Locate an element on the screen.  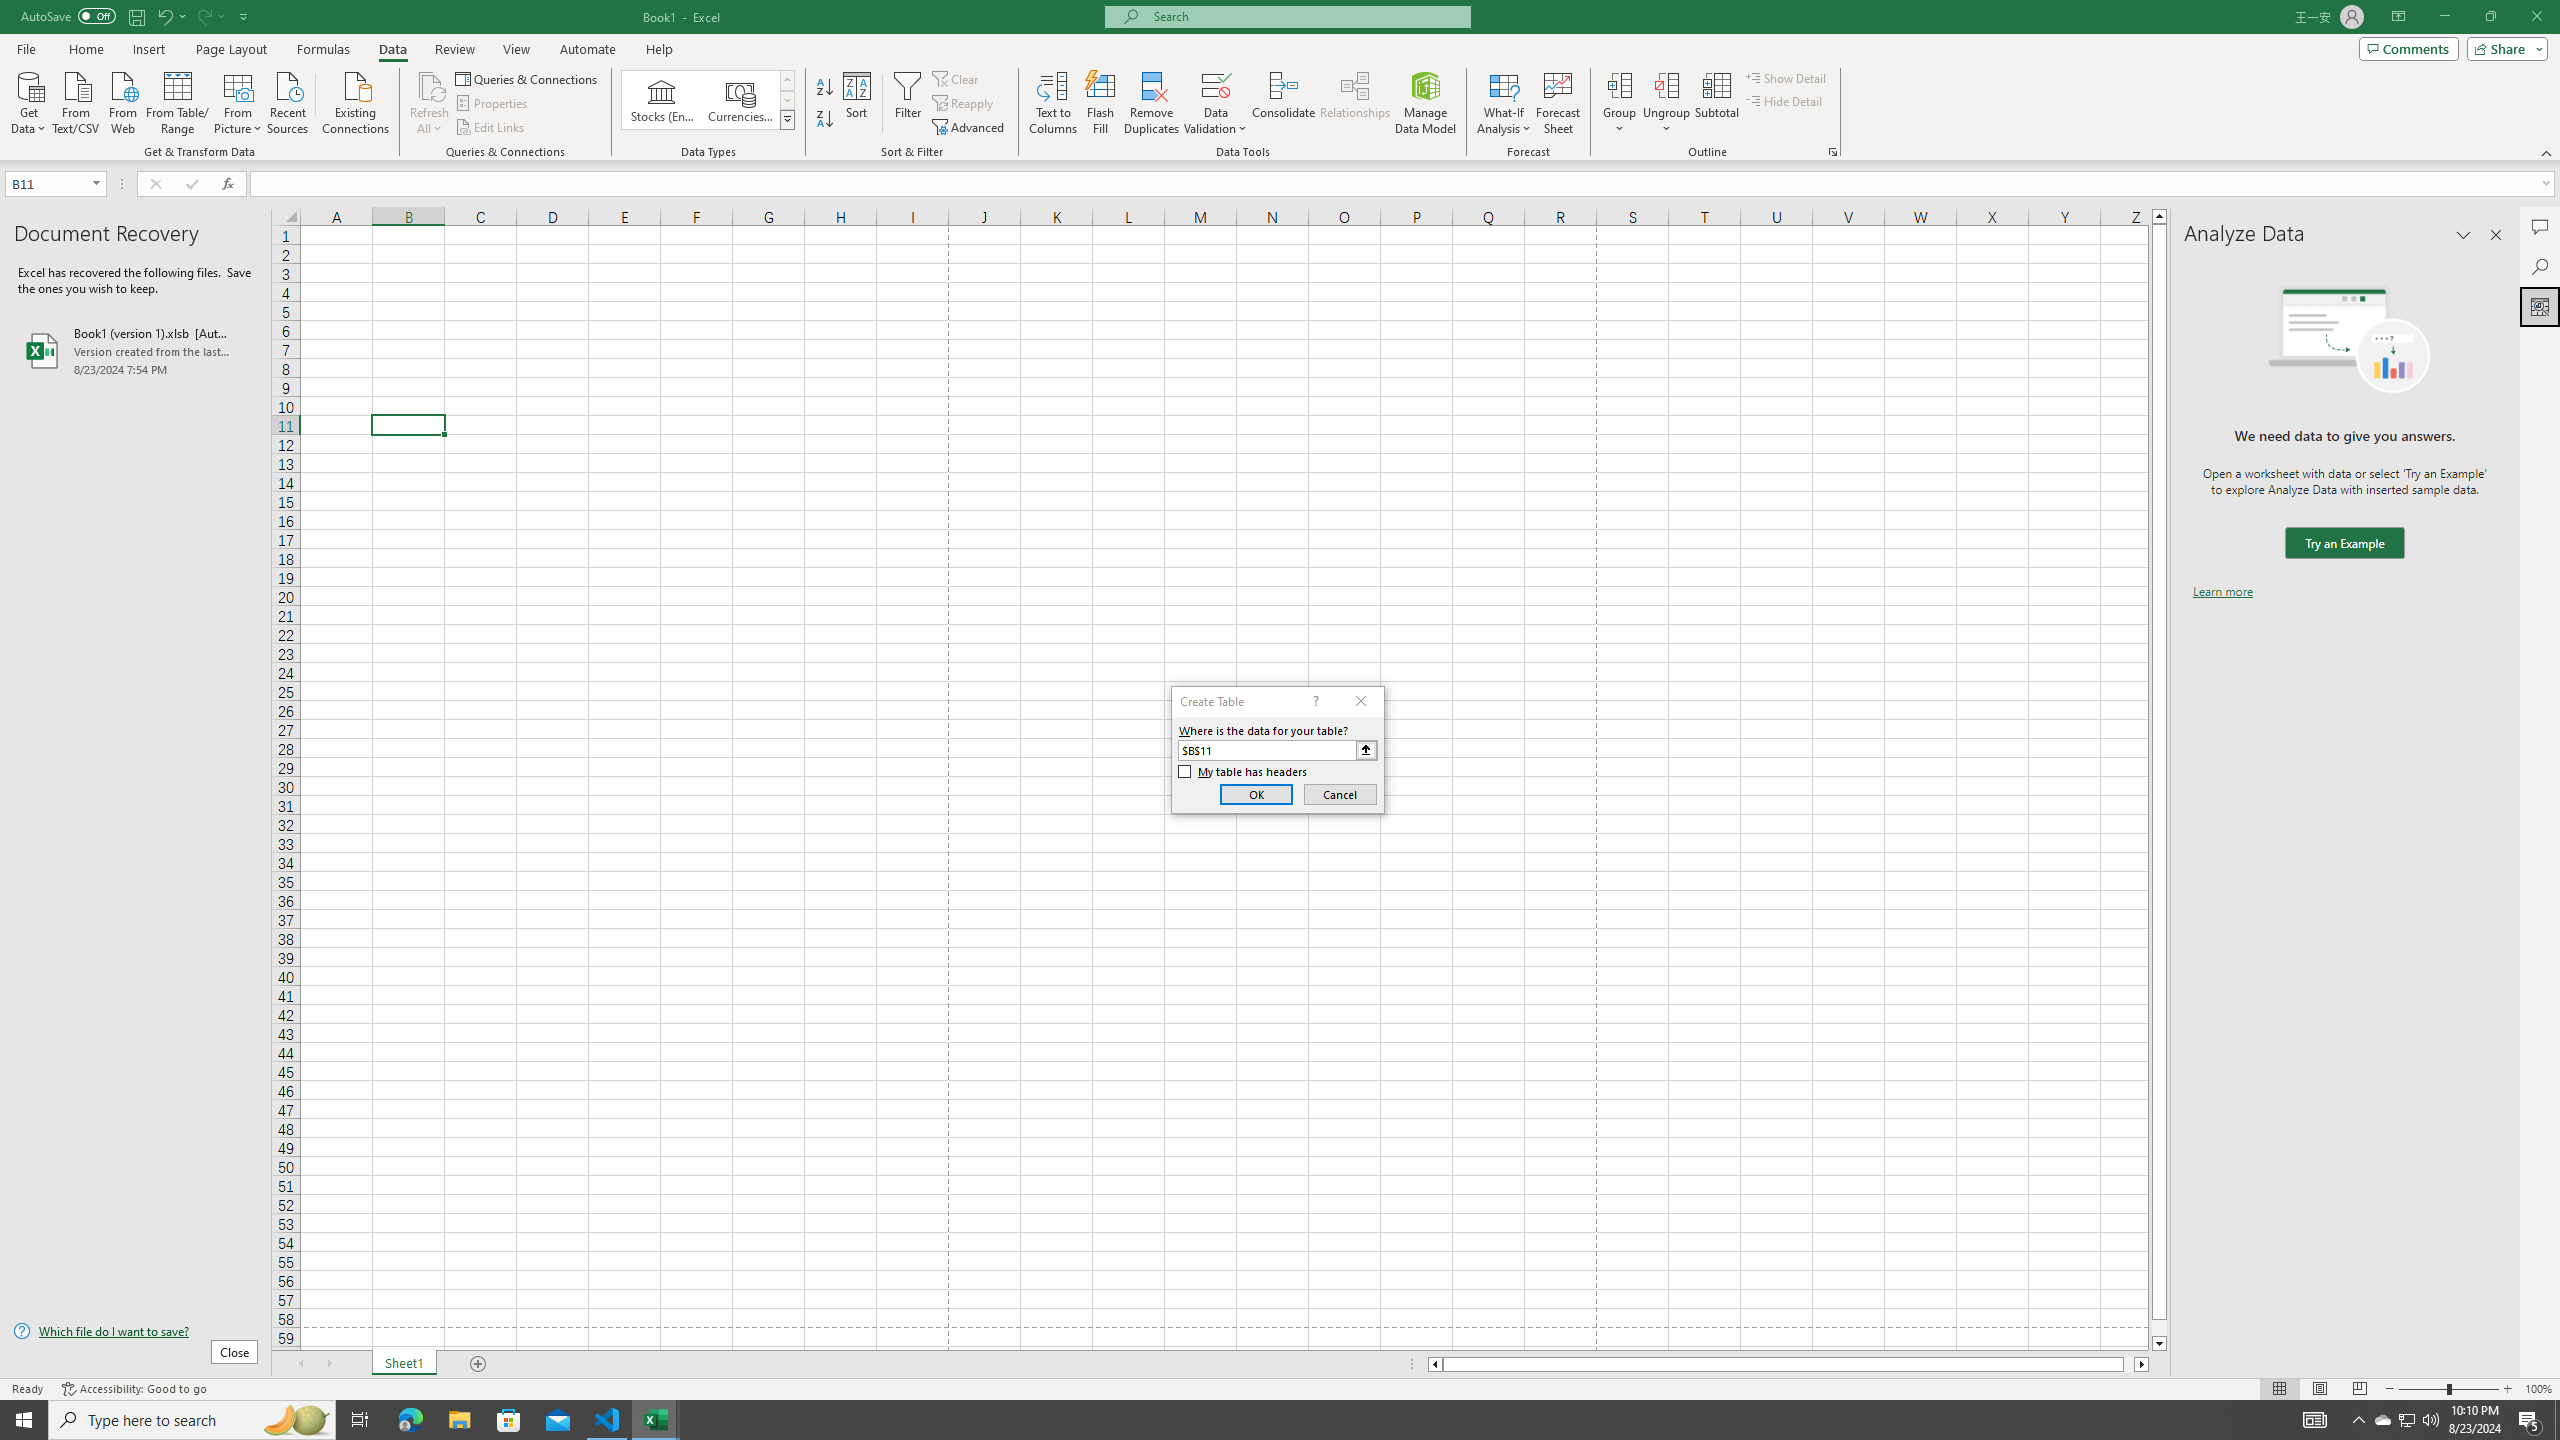
'Redo' is located at coordinates (208, 15).